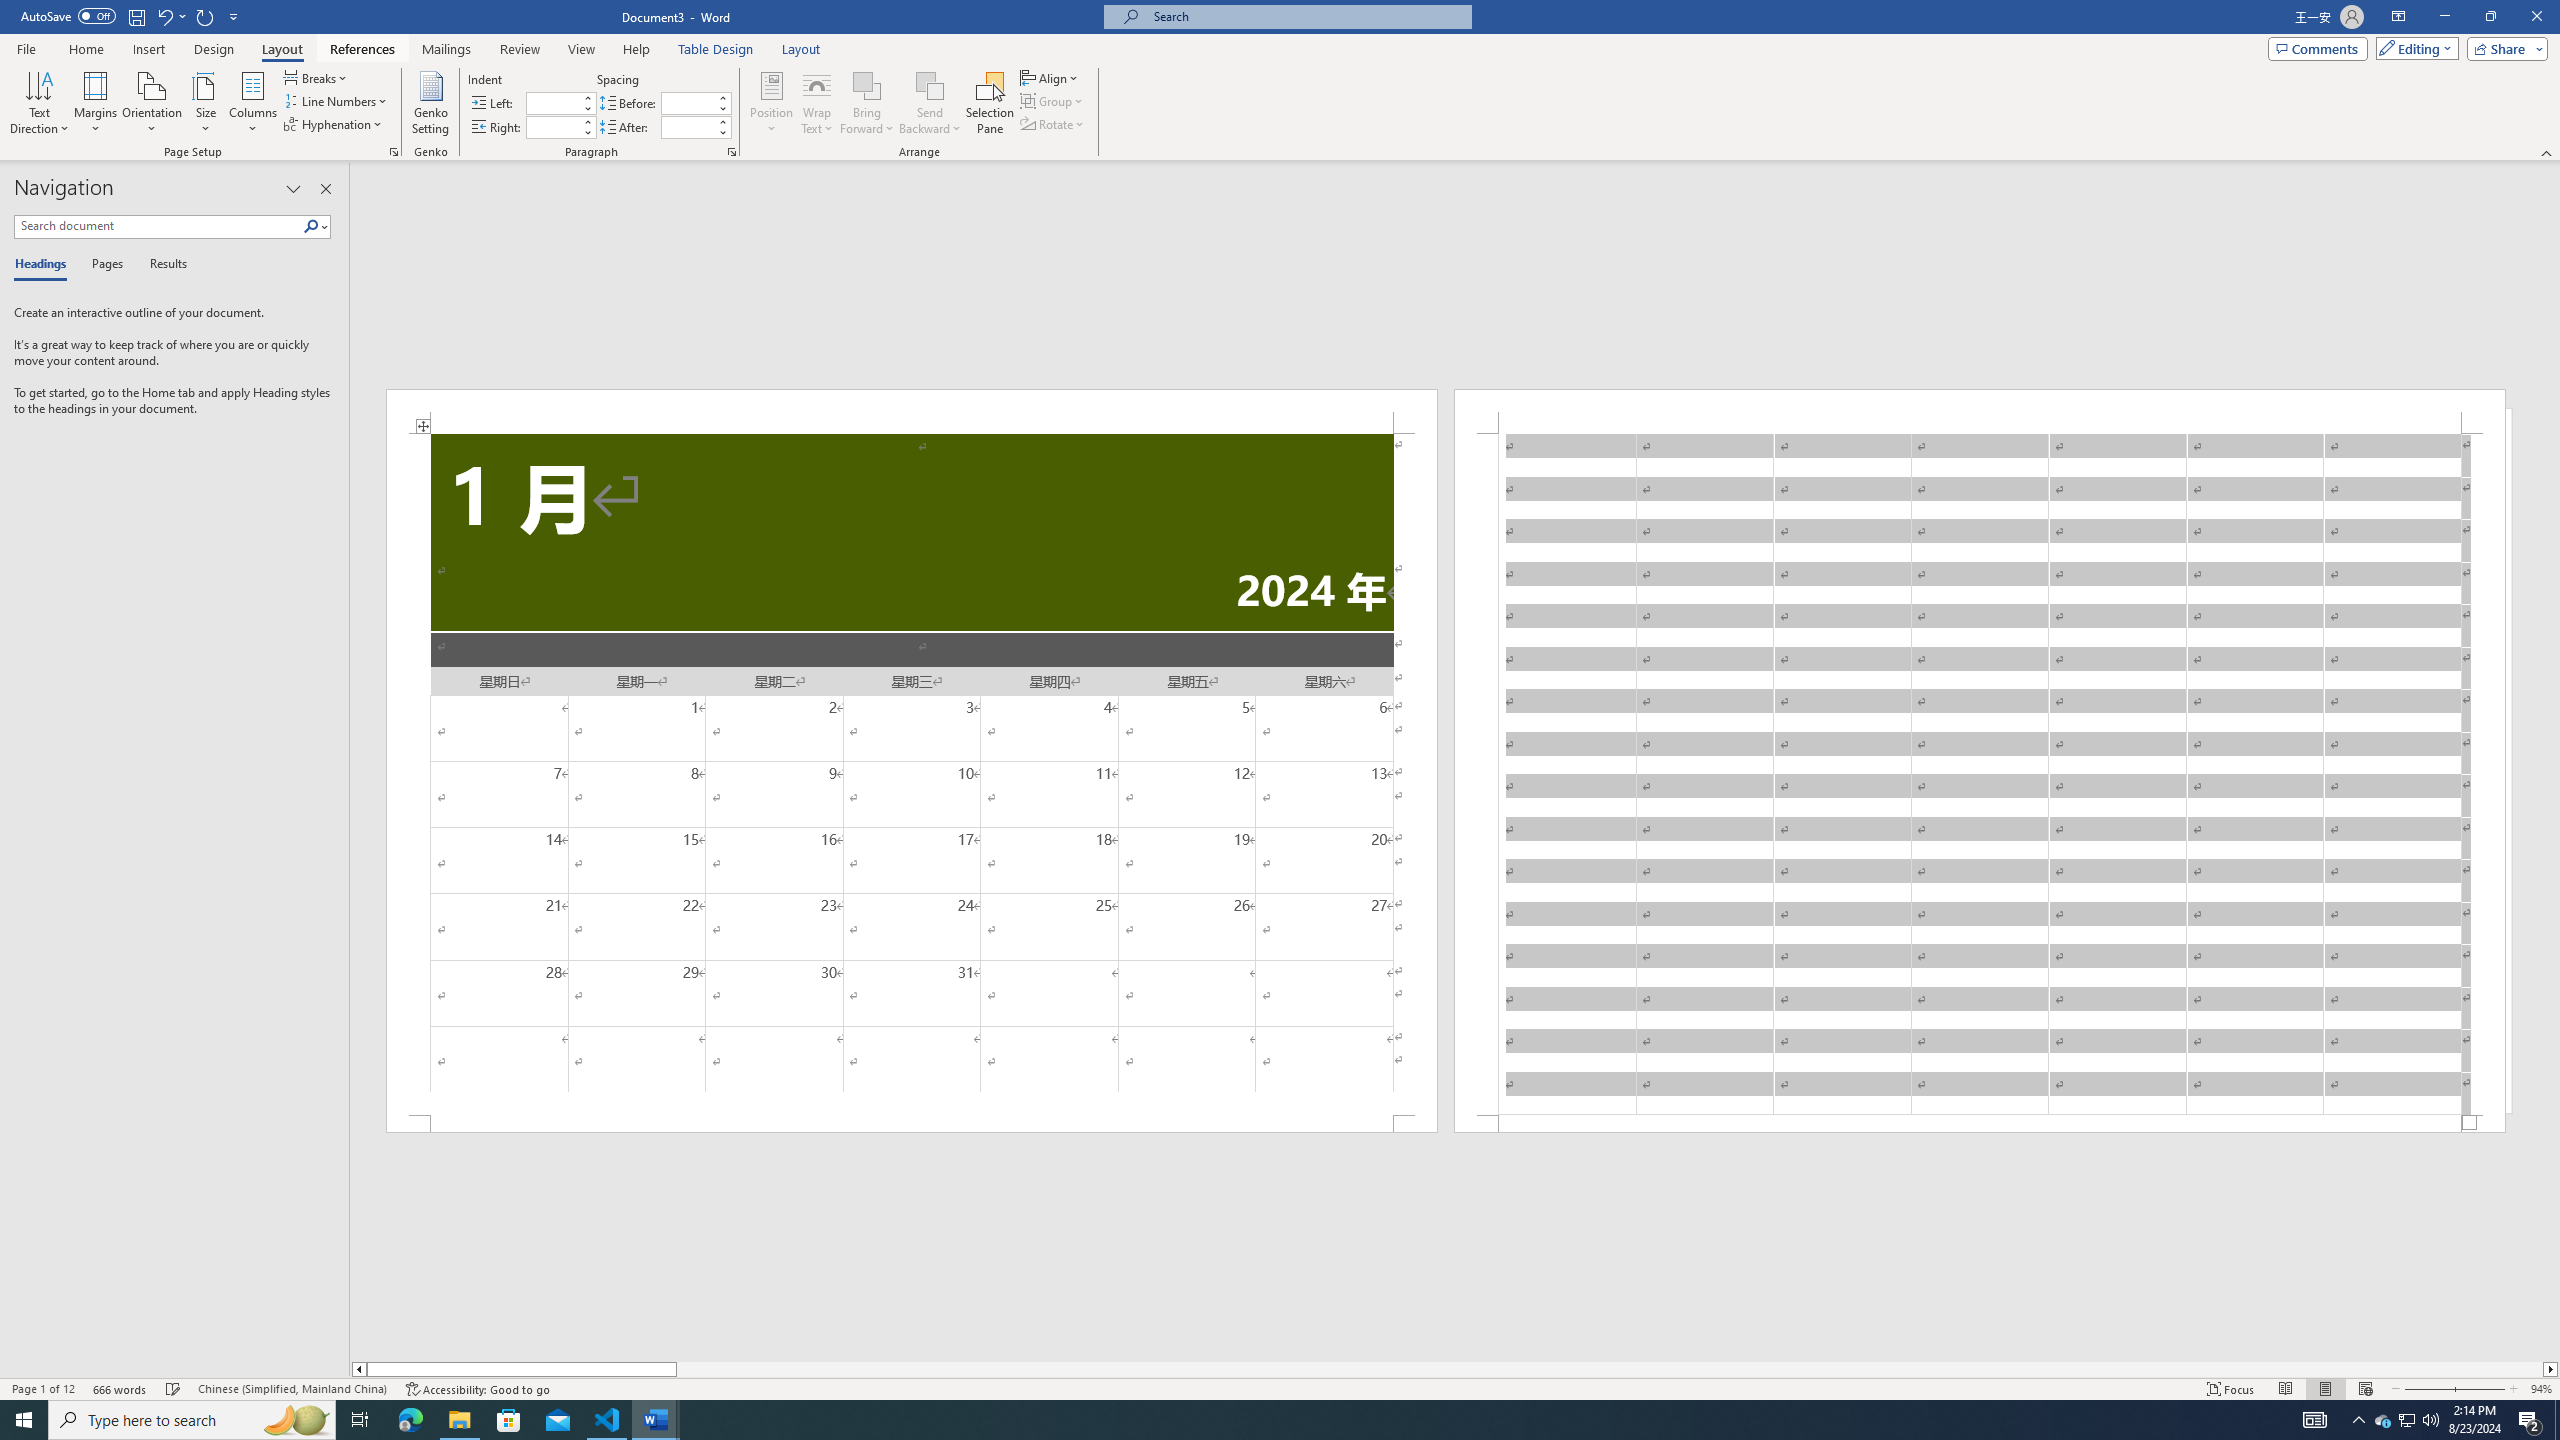  I want to click on 'Class: NetUIImage', so click(311, 225).